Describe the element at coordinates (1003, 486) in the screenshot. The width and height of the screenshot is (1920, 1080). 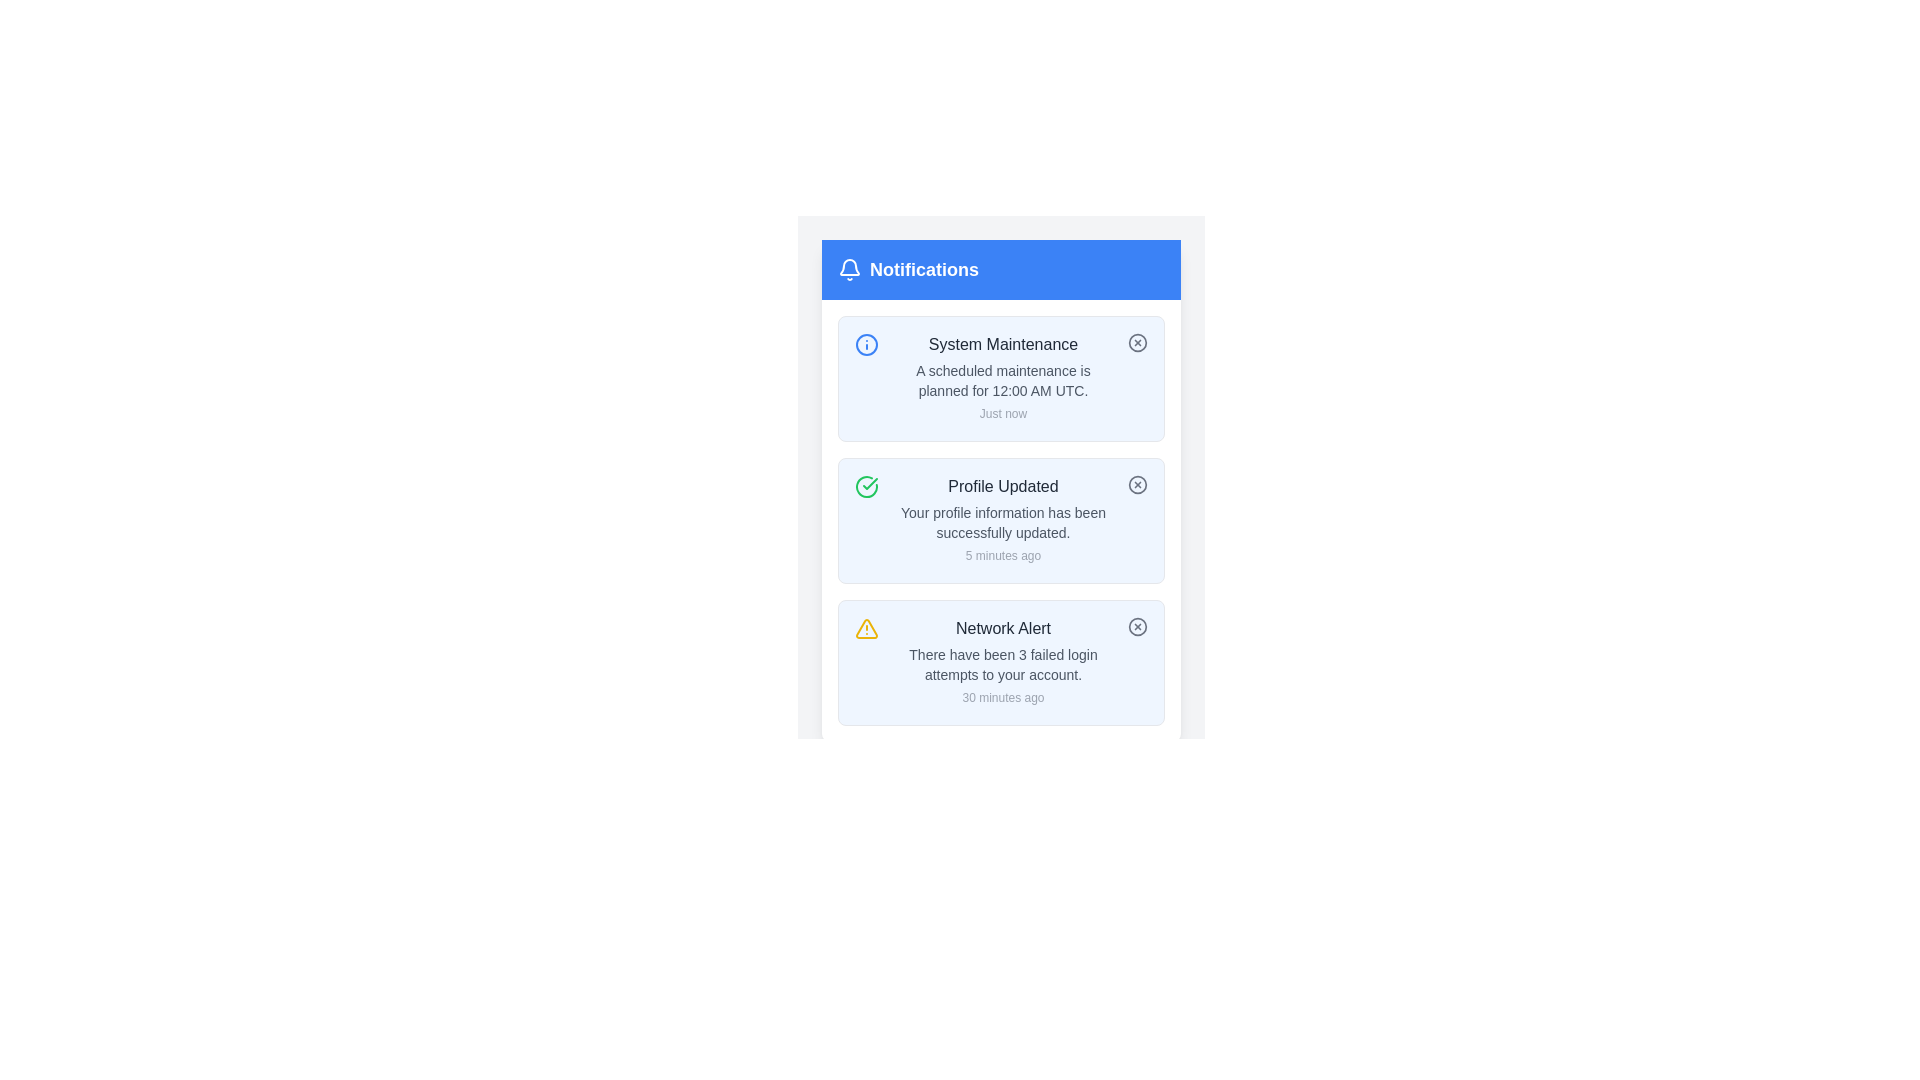
I see `the Text Label at the top of the notification card, which summarizes the content of the notification below` at that location.